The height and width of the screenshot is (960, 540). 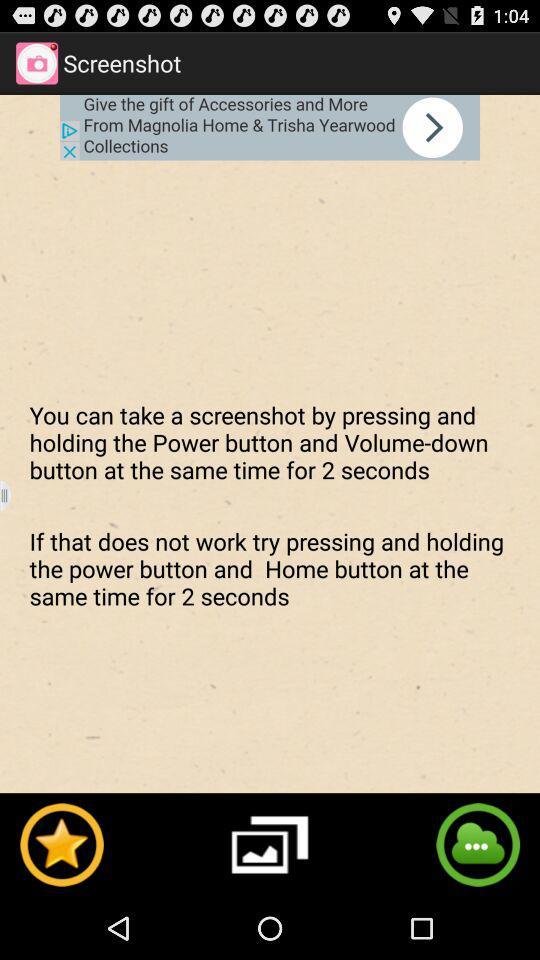 I want to click on photo option, so click(x=270, y=843).